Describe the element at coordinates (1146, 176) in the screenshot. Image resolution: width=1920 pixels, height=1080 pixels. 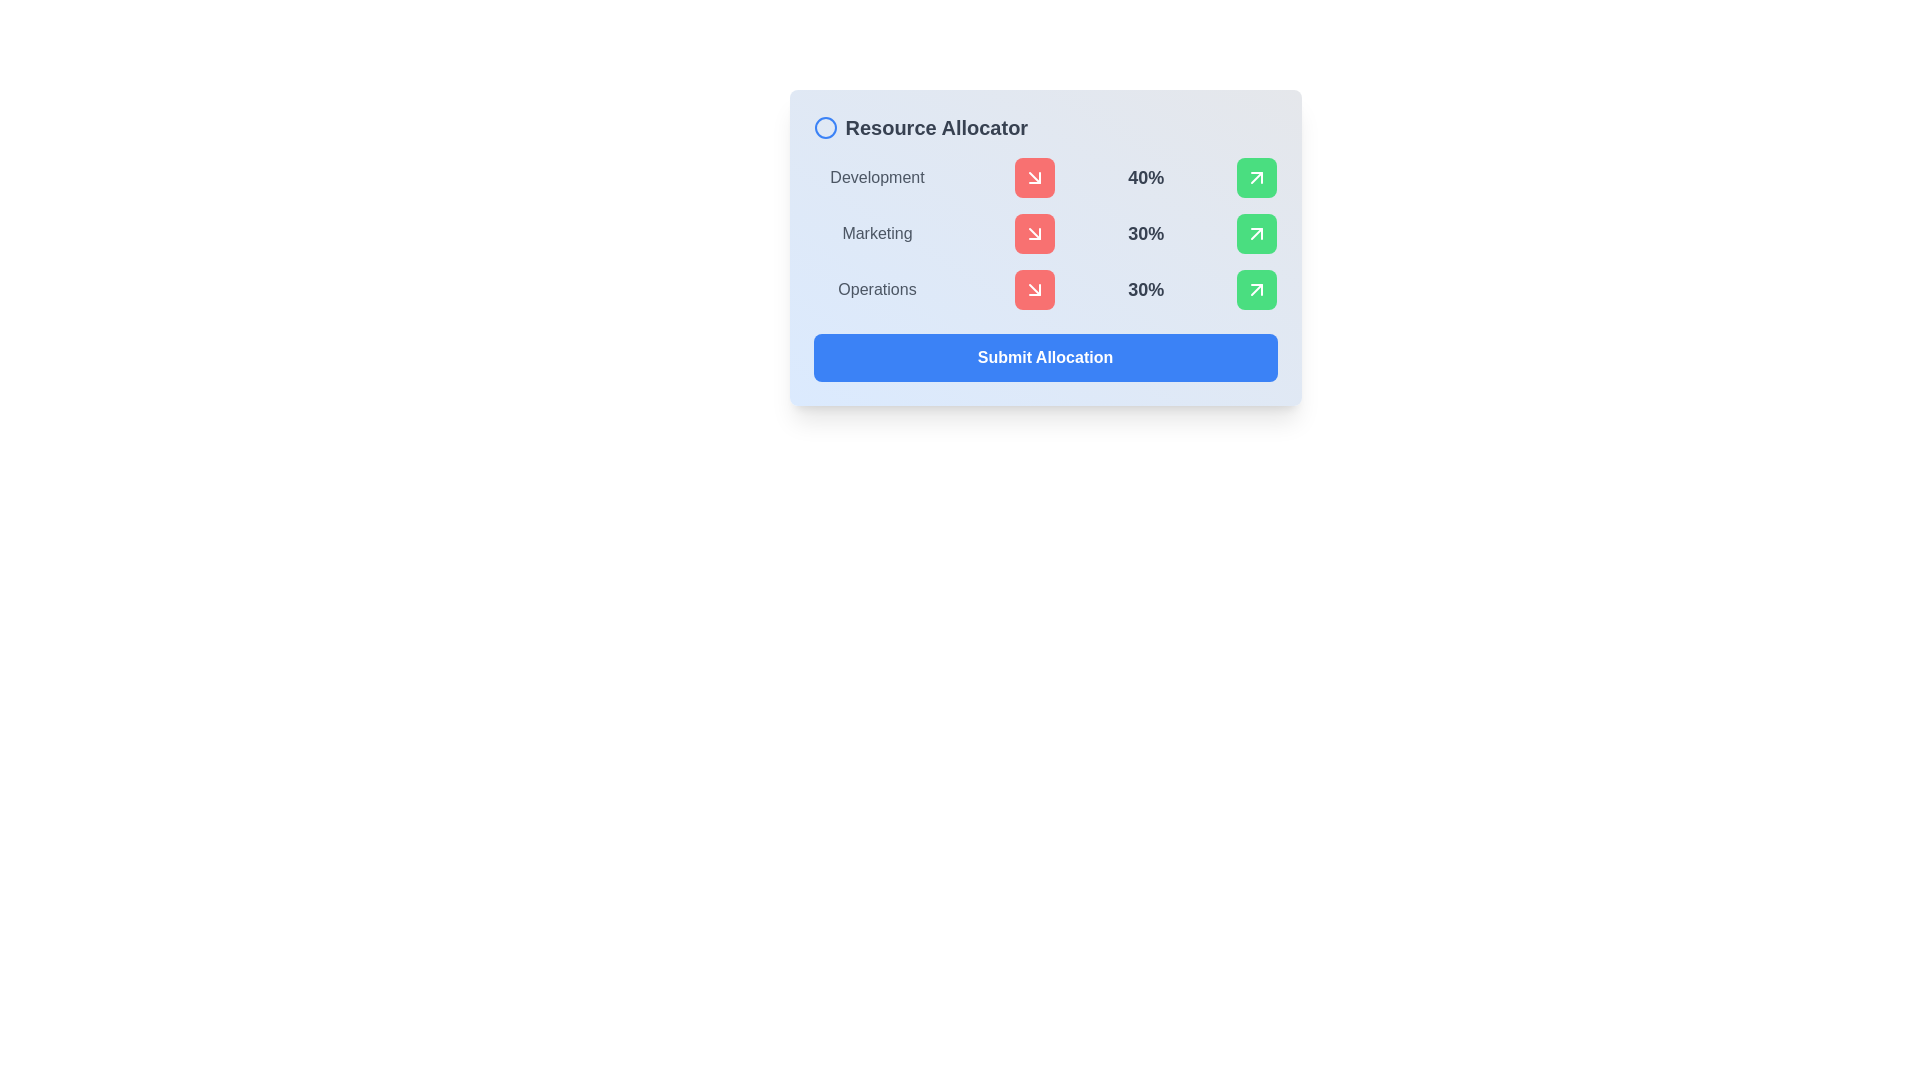
I see `the static text displaying the percentage allocation related to 'Development', located in the second column of the 'Development' row within the card layout, positioned between the arrow-down icon on the left and the arrow-up icon on the right` at that location.